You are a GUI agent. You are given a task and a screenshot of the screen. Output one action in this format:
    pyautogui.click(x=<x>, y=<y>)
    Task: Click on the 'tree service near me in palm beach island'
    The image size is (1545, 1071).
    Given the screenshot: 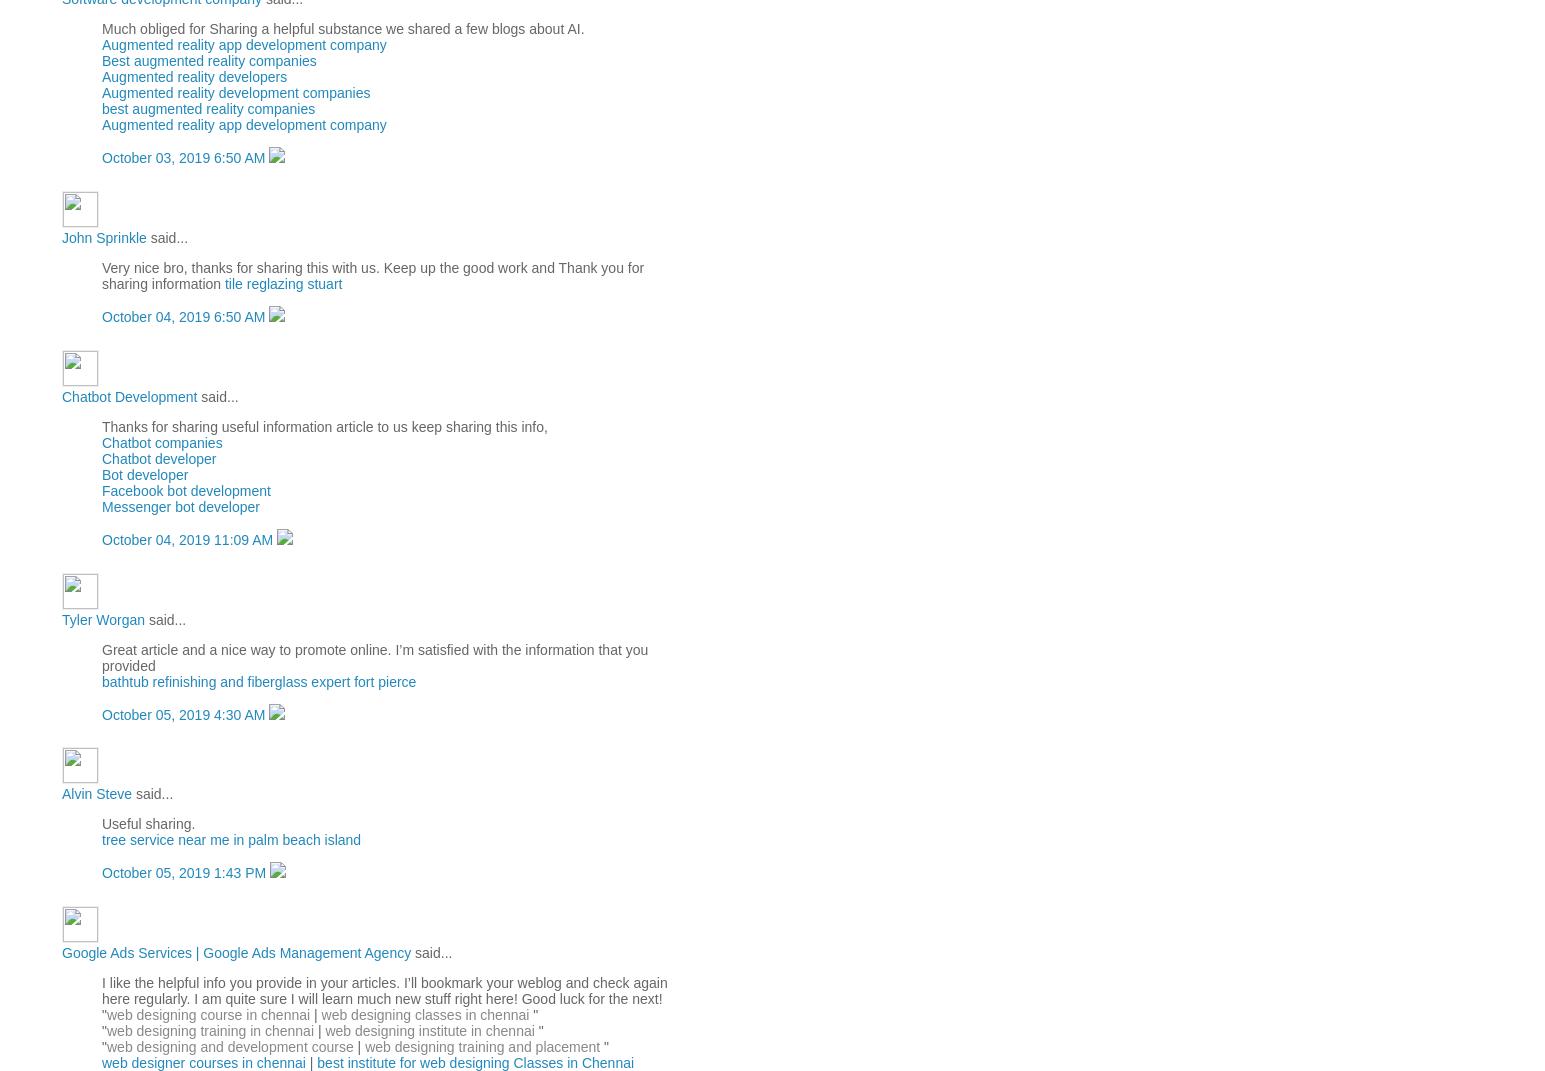 What is the action you would take?
    pyautogui.click(x=231, y=838)
    